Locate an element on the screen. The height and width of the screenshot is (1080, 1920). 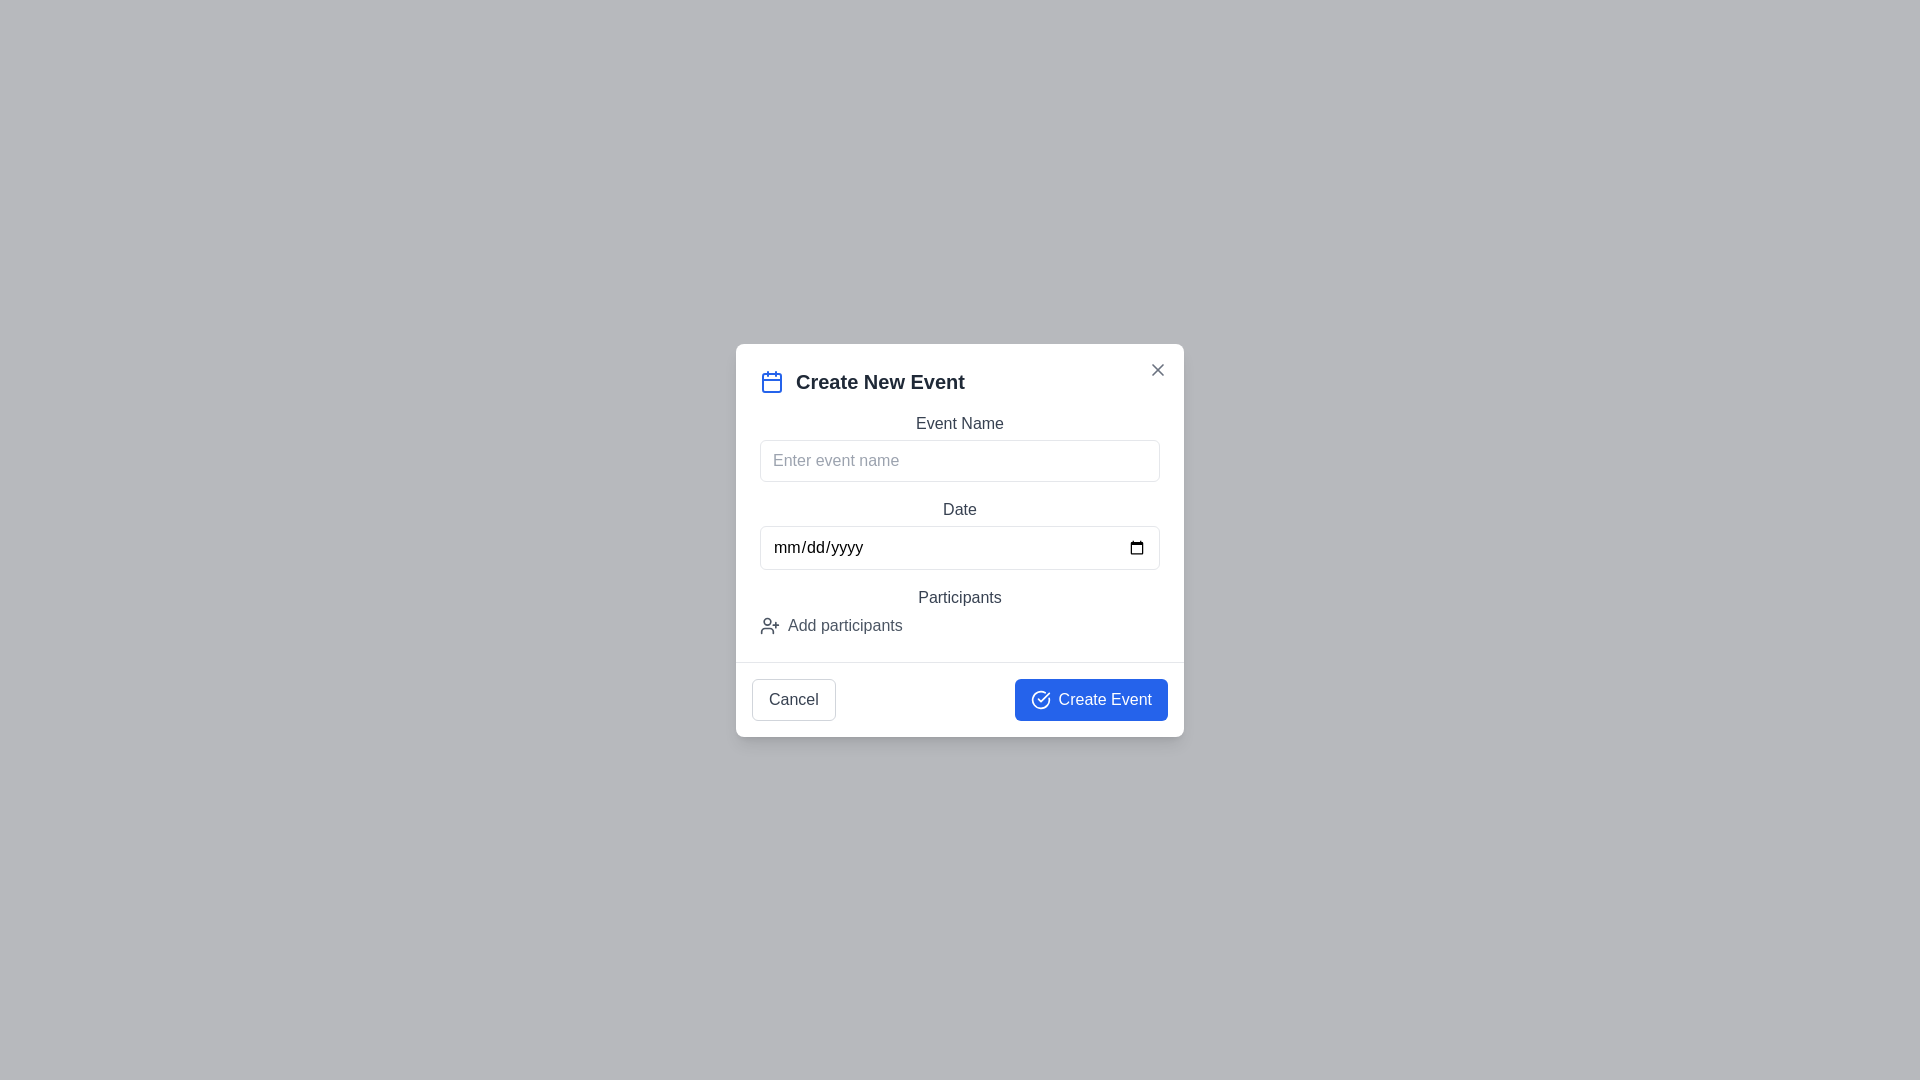
the calendar icon, styled with rounded corners and horizontal lines, located to the left of the heading 'Create New Event' in the top-left corner of the modal dialog is located at coordinates (771, 381).